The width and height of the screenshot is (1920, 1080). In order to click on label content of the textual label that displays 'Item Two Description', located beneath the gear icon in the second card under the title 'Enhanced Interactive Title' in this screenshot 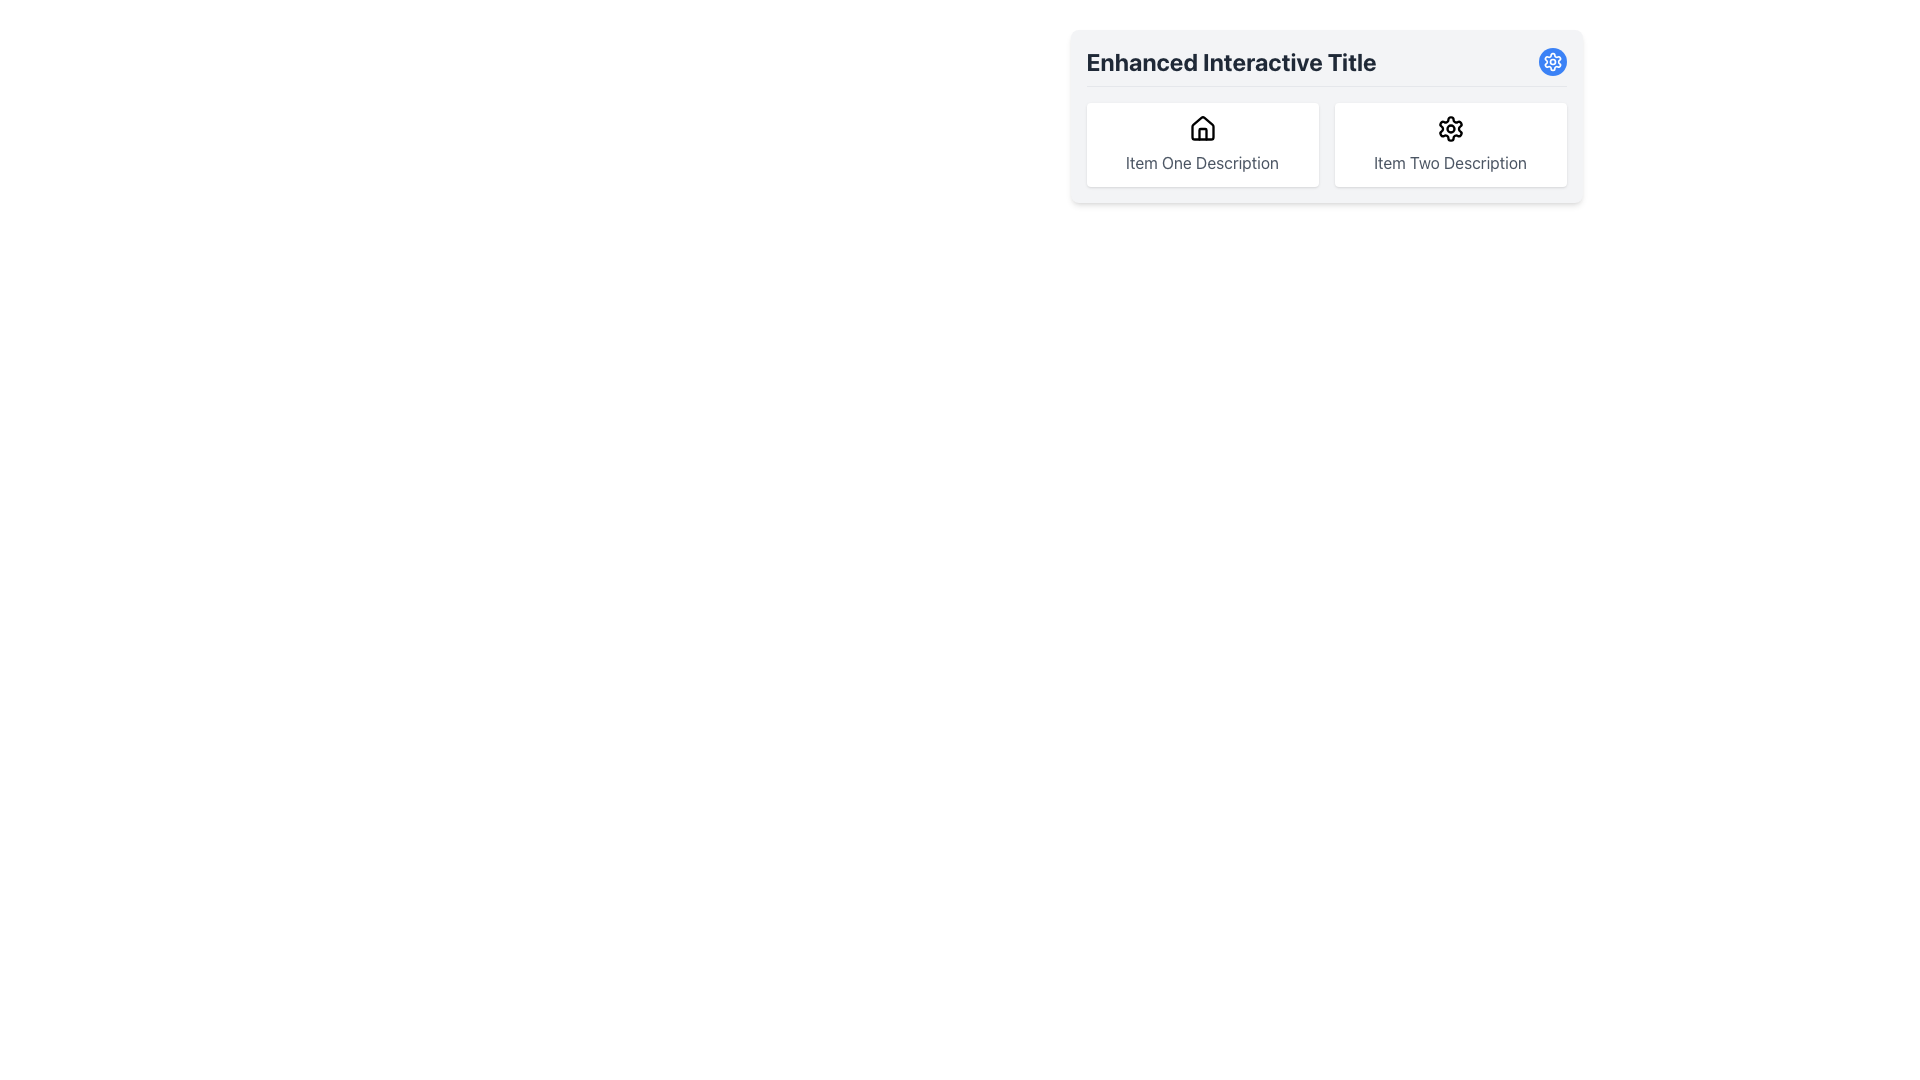, I will do `click(1450, 161)`.